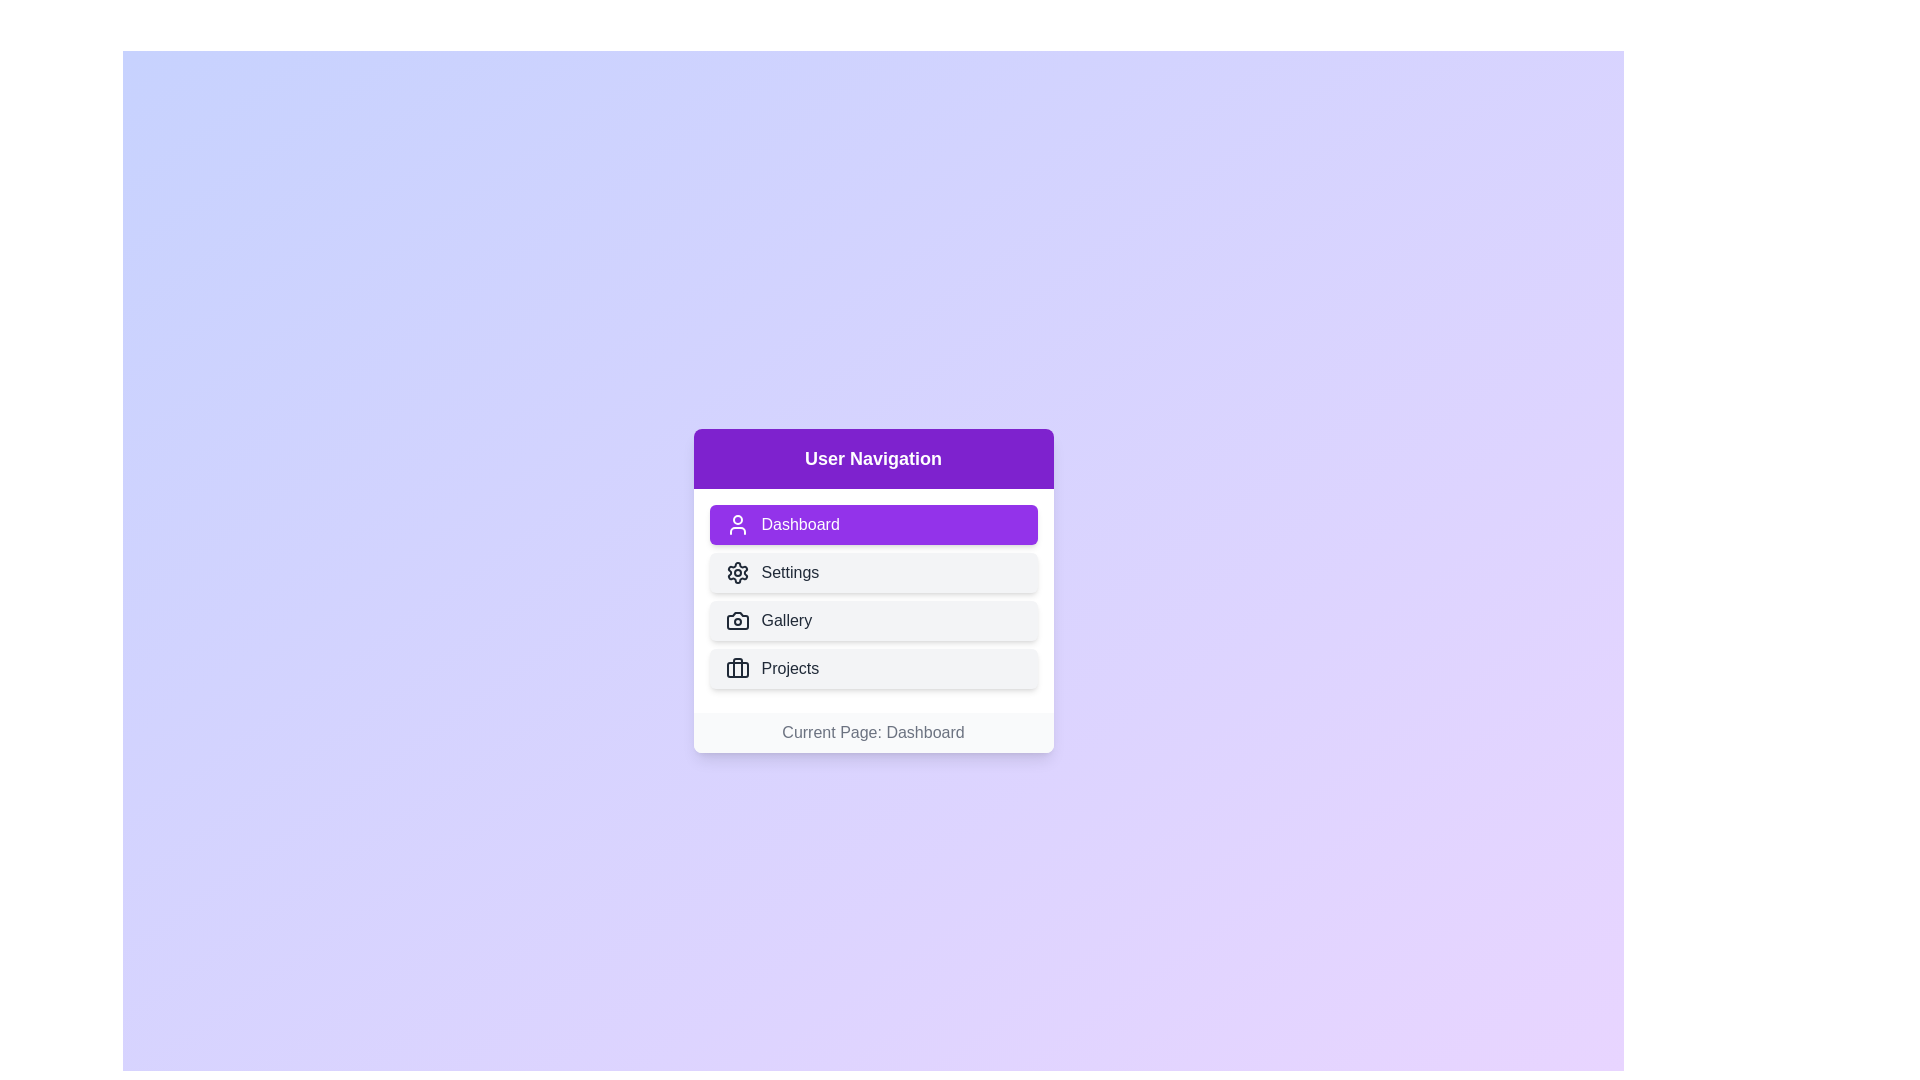 The height and width of the screenshot is (1080, 1920). Describe the element at coordinates (873, 620) in the screenshot. I see `the Gallery button to navigate to the respective section` at that location.